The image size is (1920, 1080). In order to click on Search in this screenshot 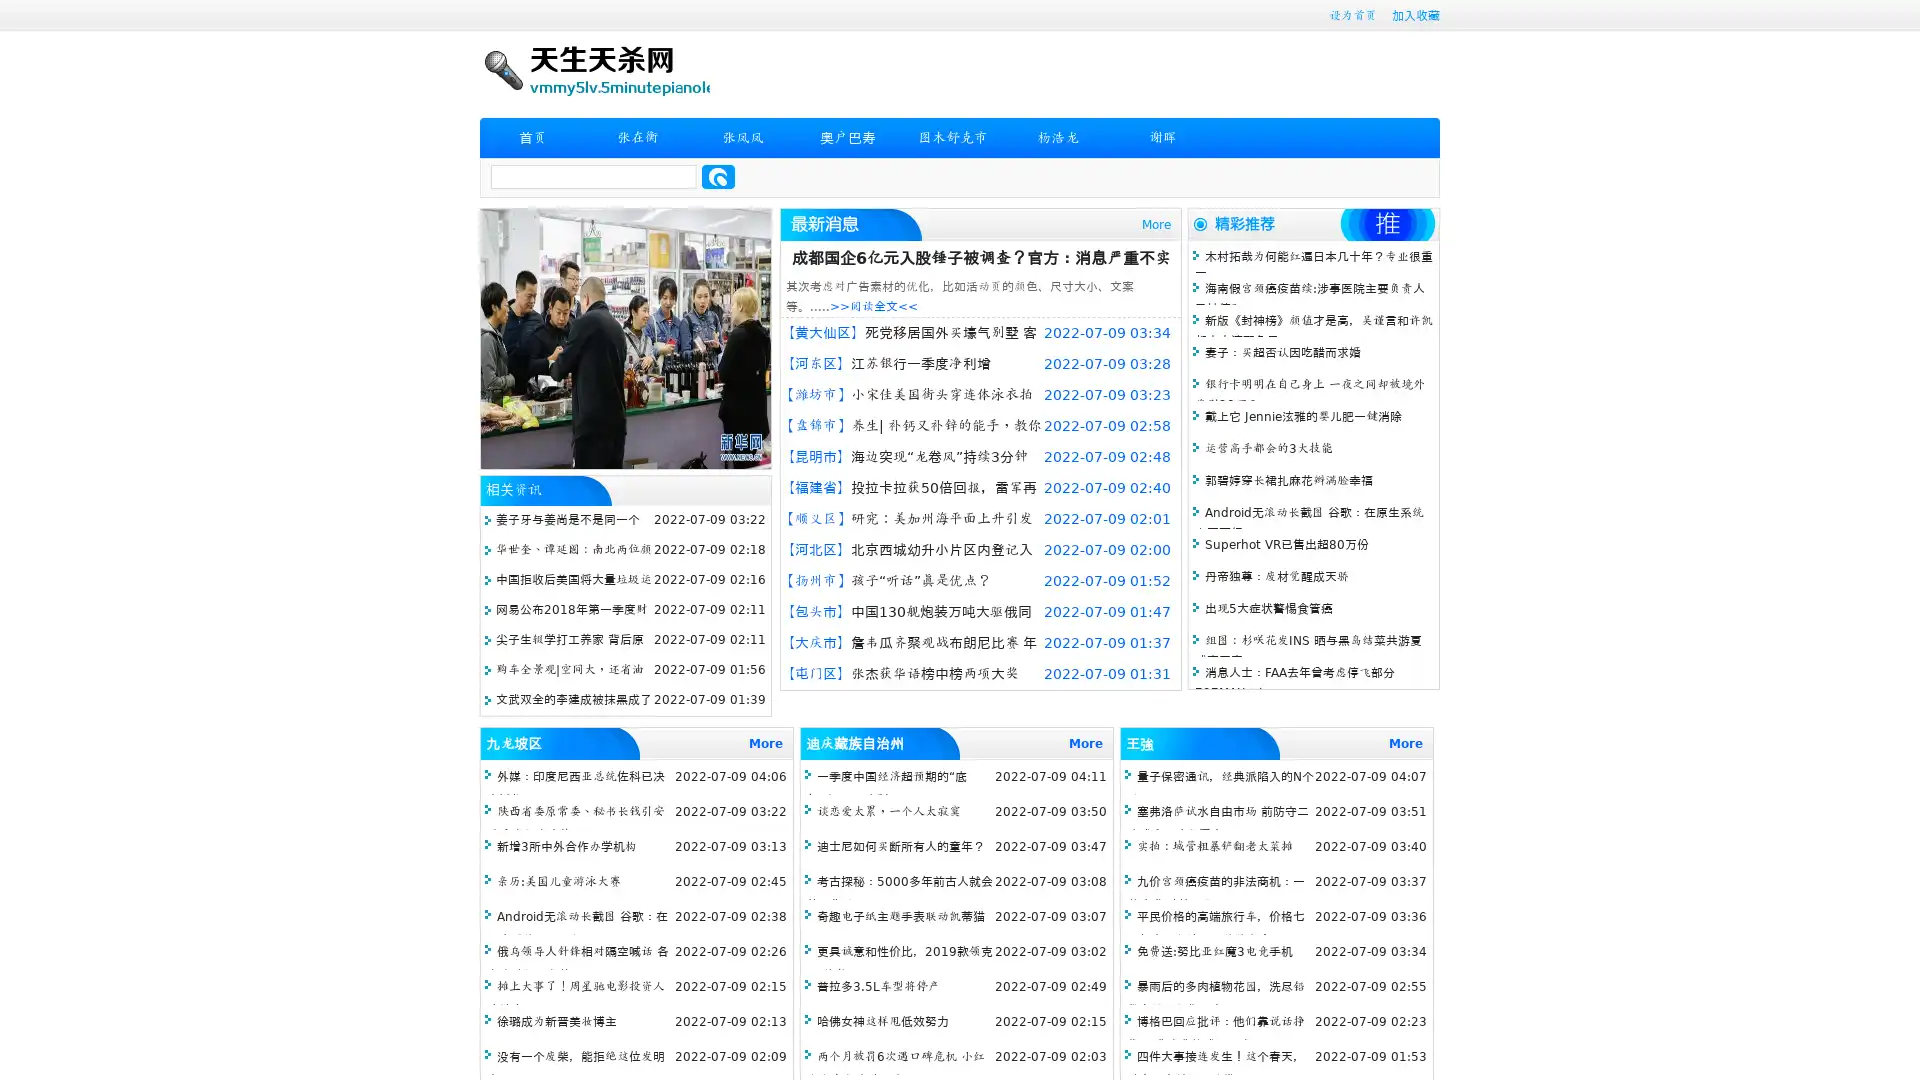, I will do `click(718, 176)`.